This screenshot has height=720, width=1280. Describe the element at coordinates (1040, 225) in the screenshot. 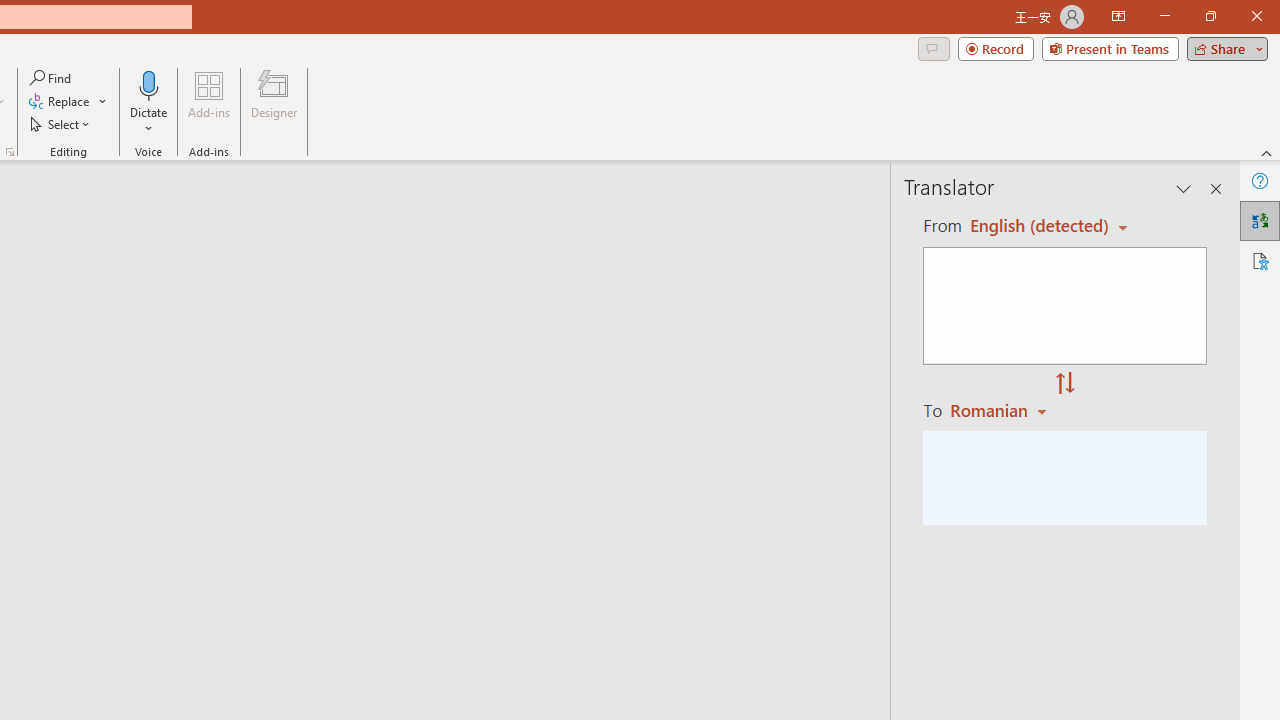

I see `'Czech (detected)'` at that location.